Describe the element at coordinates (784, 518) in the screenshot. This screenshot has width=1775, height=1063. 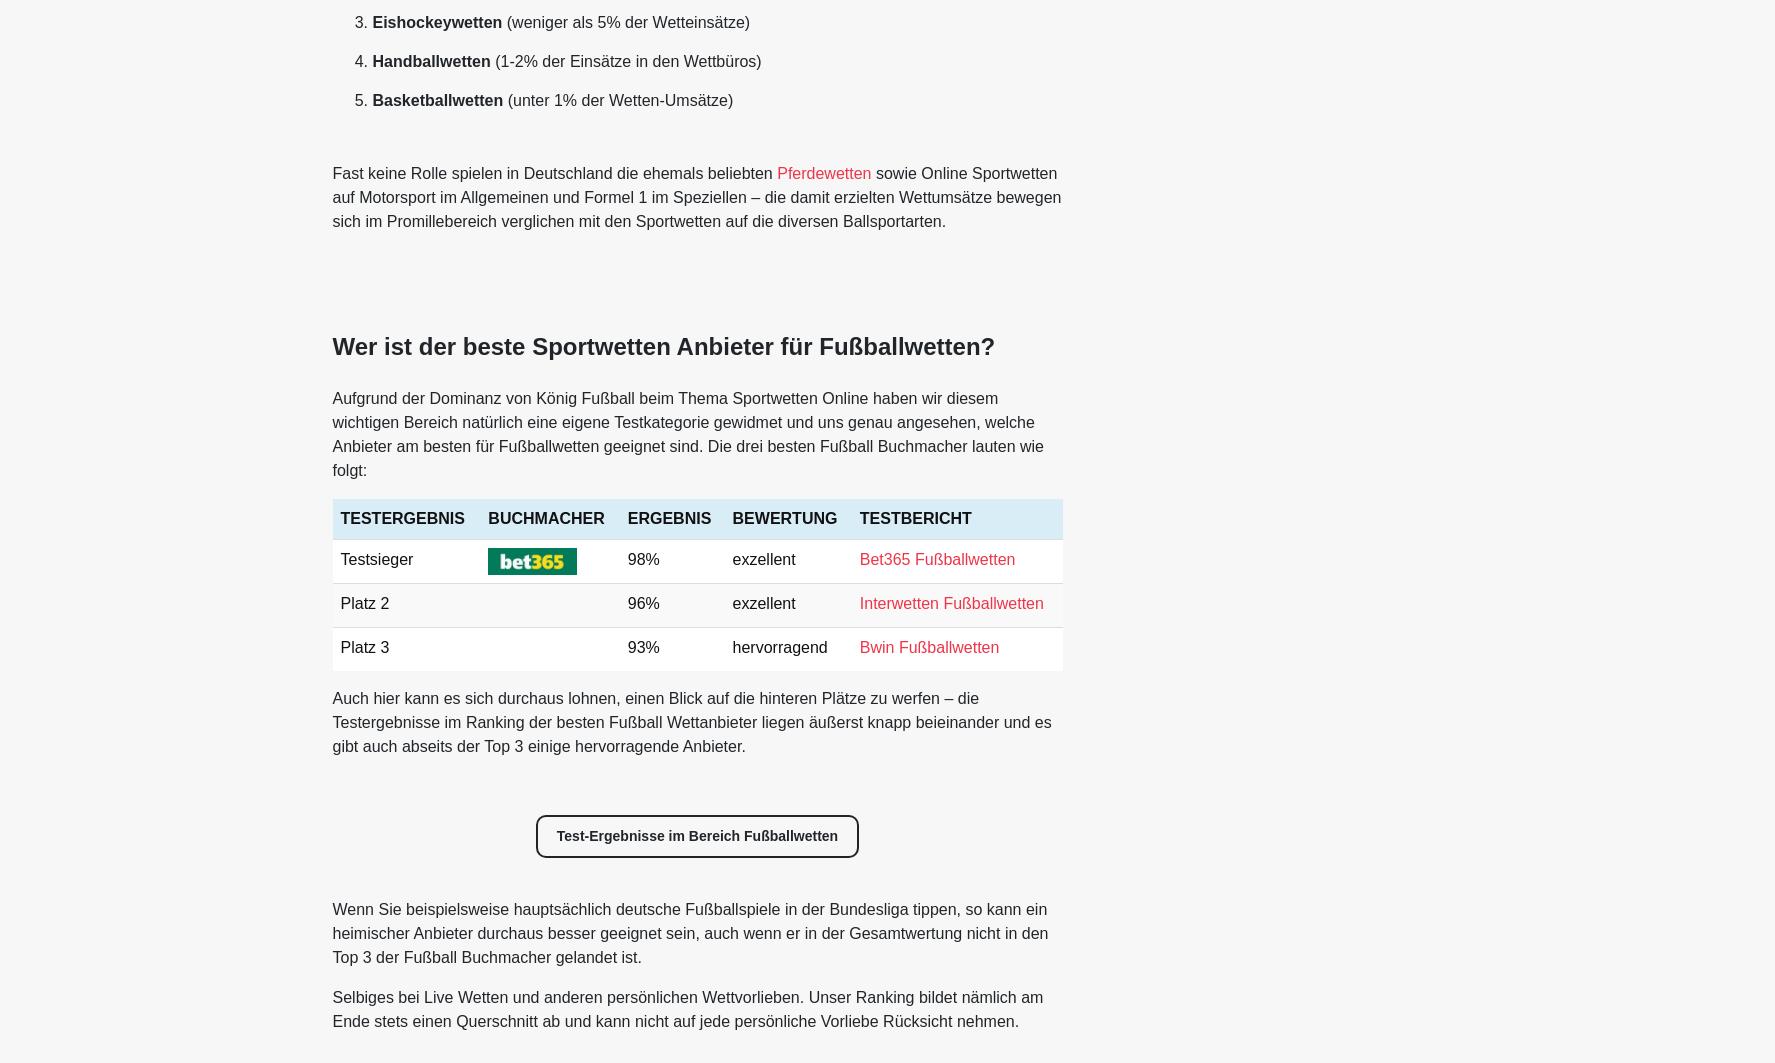
I see `'BEWERTUNG'` at that location.